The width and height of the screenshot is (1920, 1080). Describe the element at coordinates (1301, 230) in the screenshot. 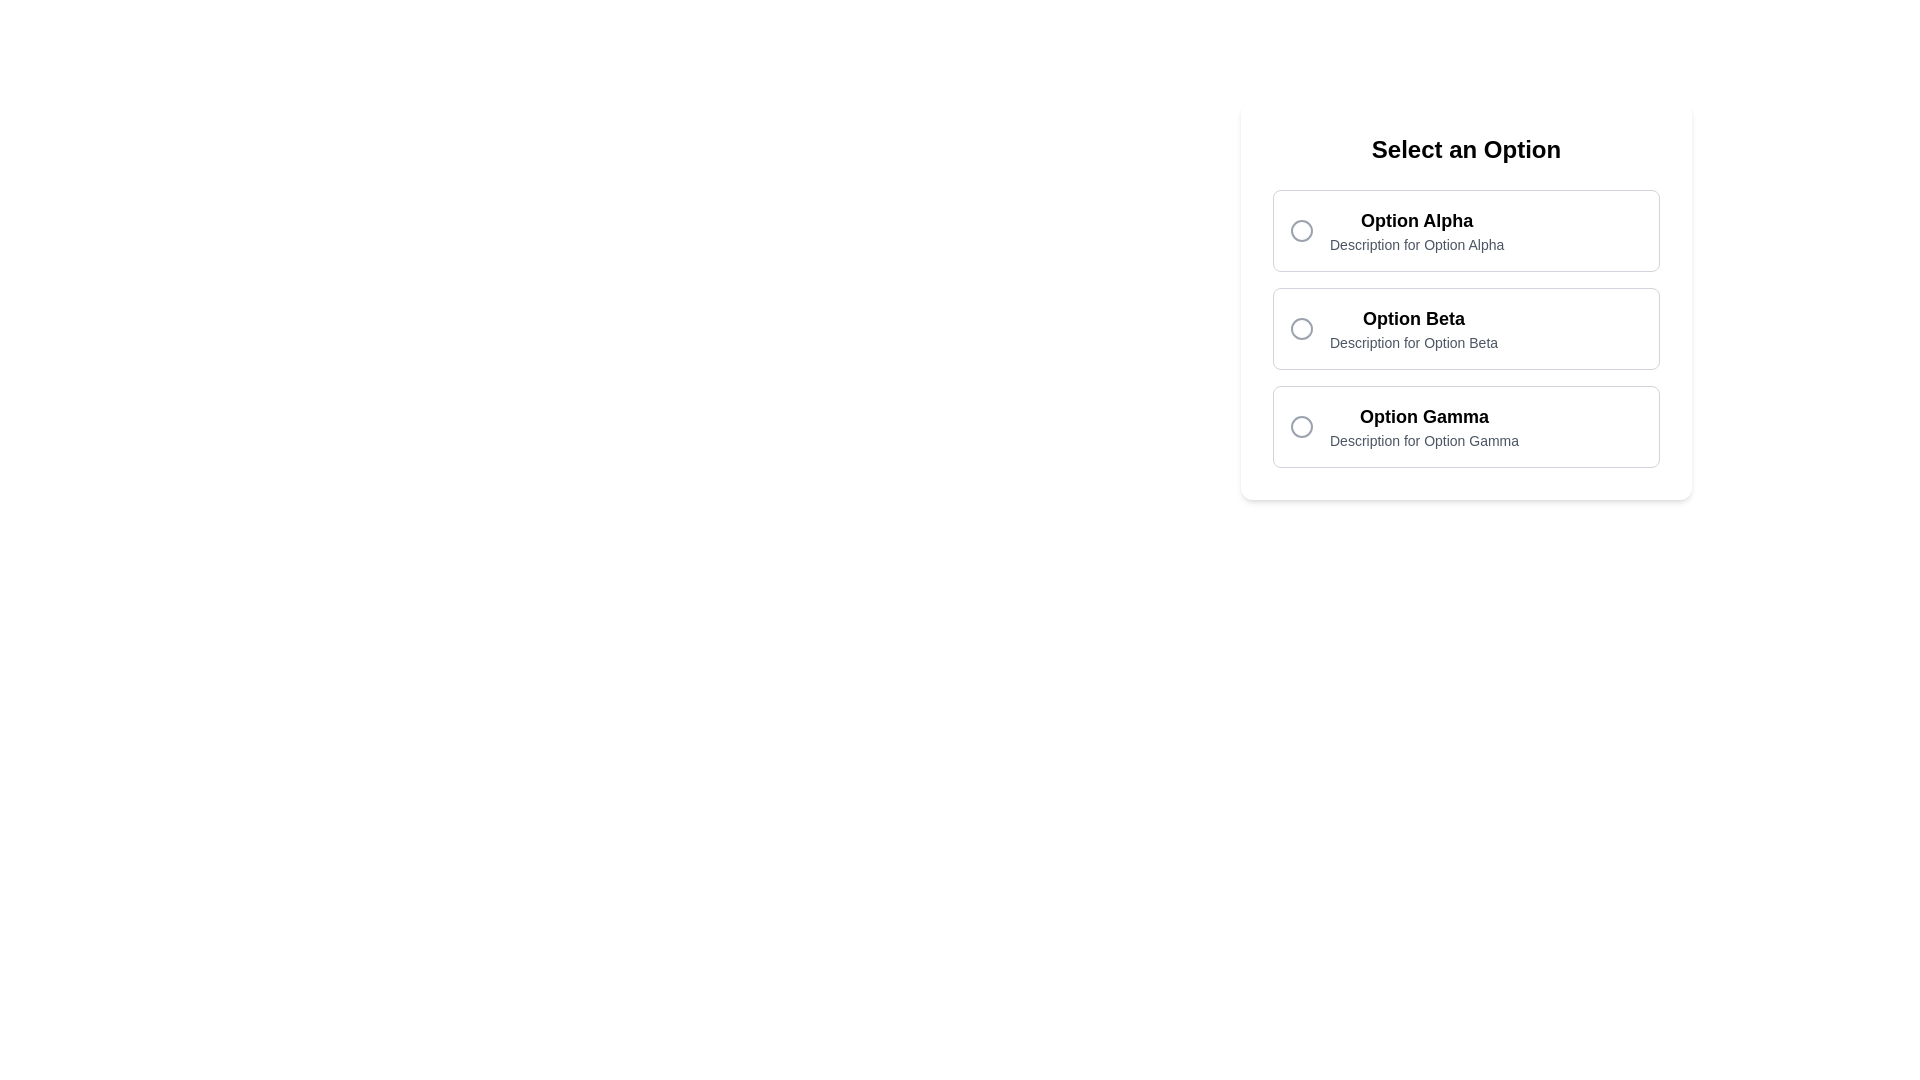

I see `the radio button indicator for 'Option Alpha', which visually indicates its selection state under the heading 'Select an Option'` at that location.